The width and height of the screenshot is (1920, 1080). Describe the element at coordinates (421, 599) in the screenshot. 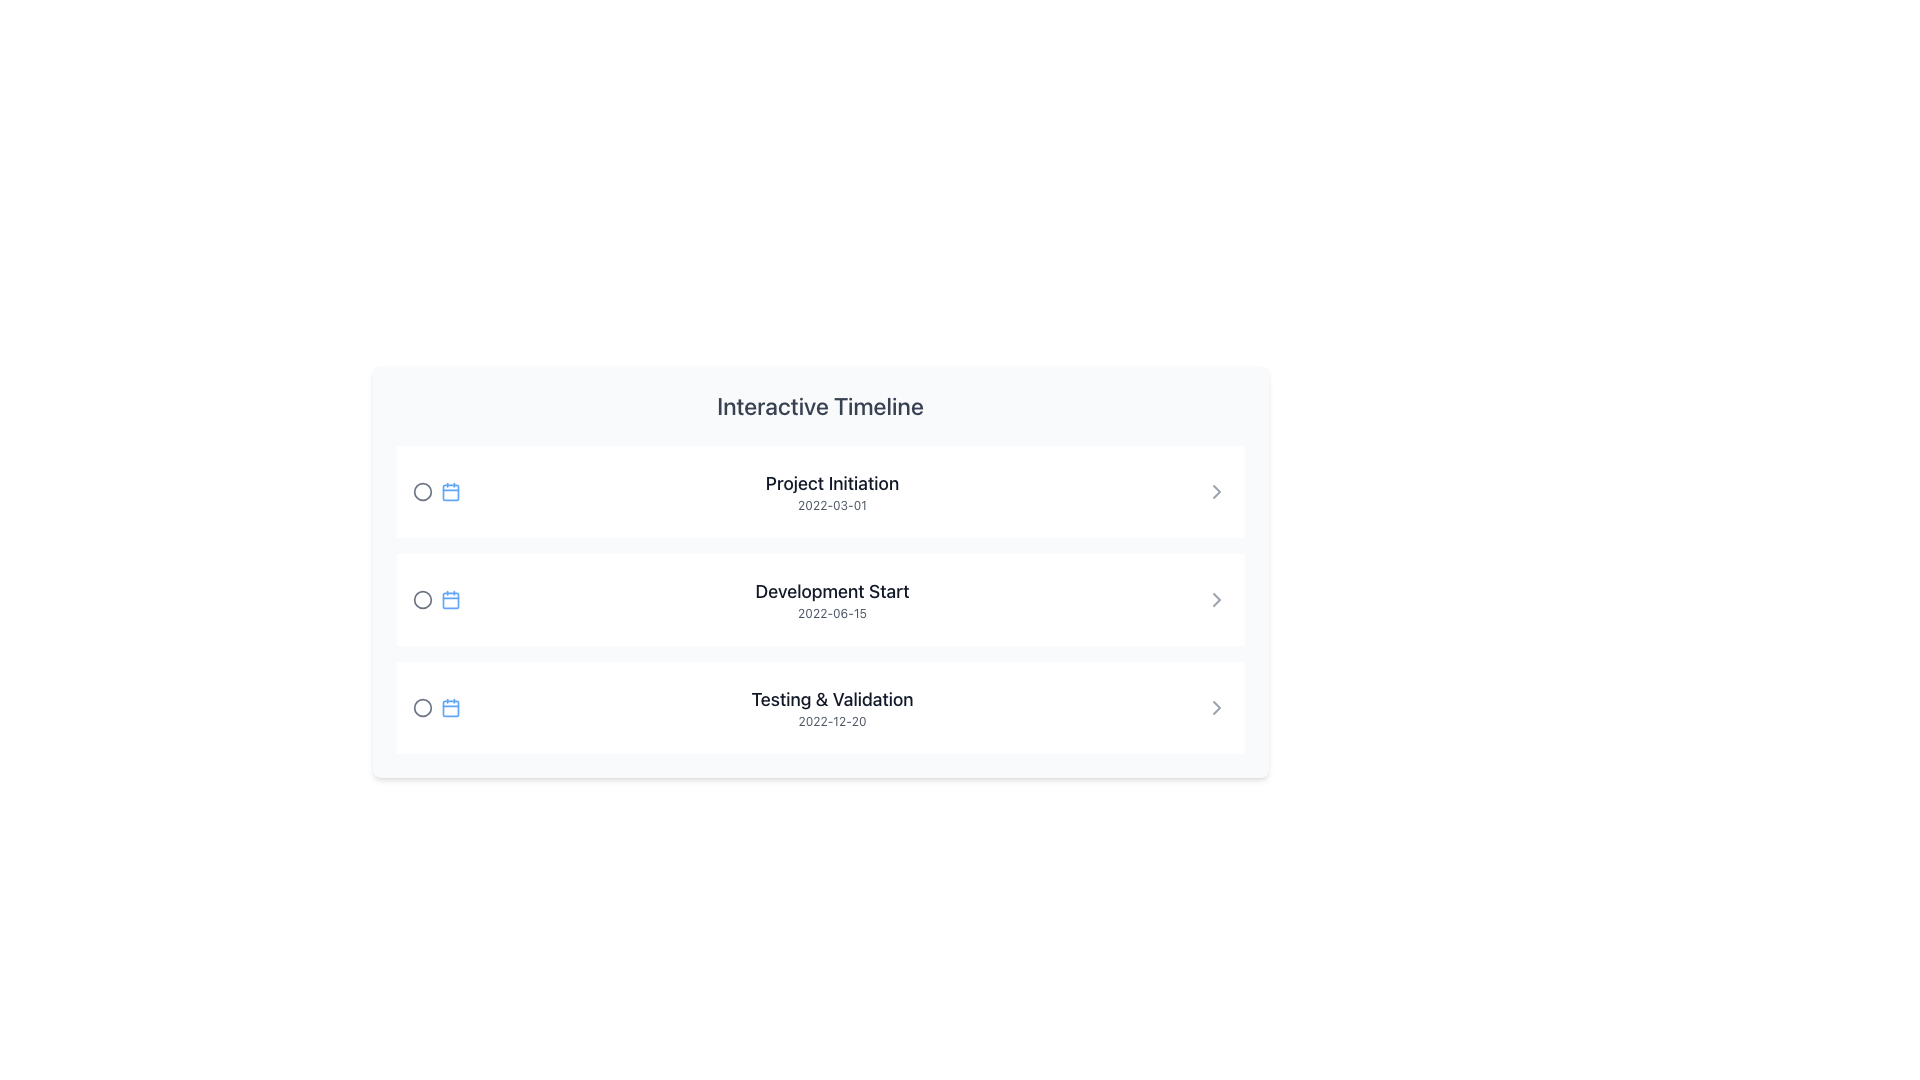

I see `the circular radio button located in the second row of the 'Interactive Timeline' list, next to the 'Development Start' label and the calendar icon` at that location.